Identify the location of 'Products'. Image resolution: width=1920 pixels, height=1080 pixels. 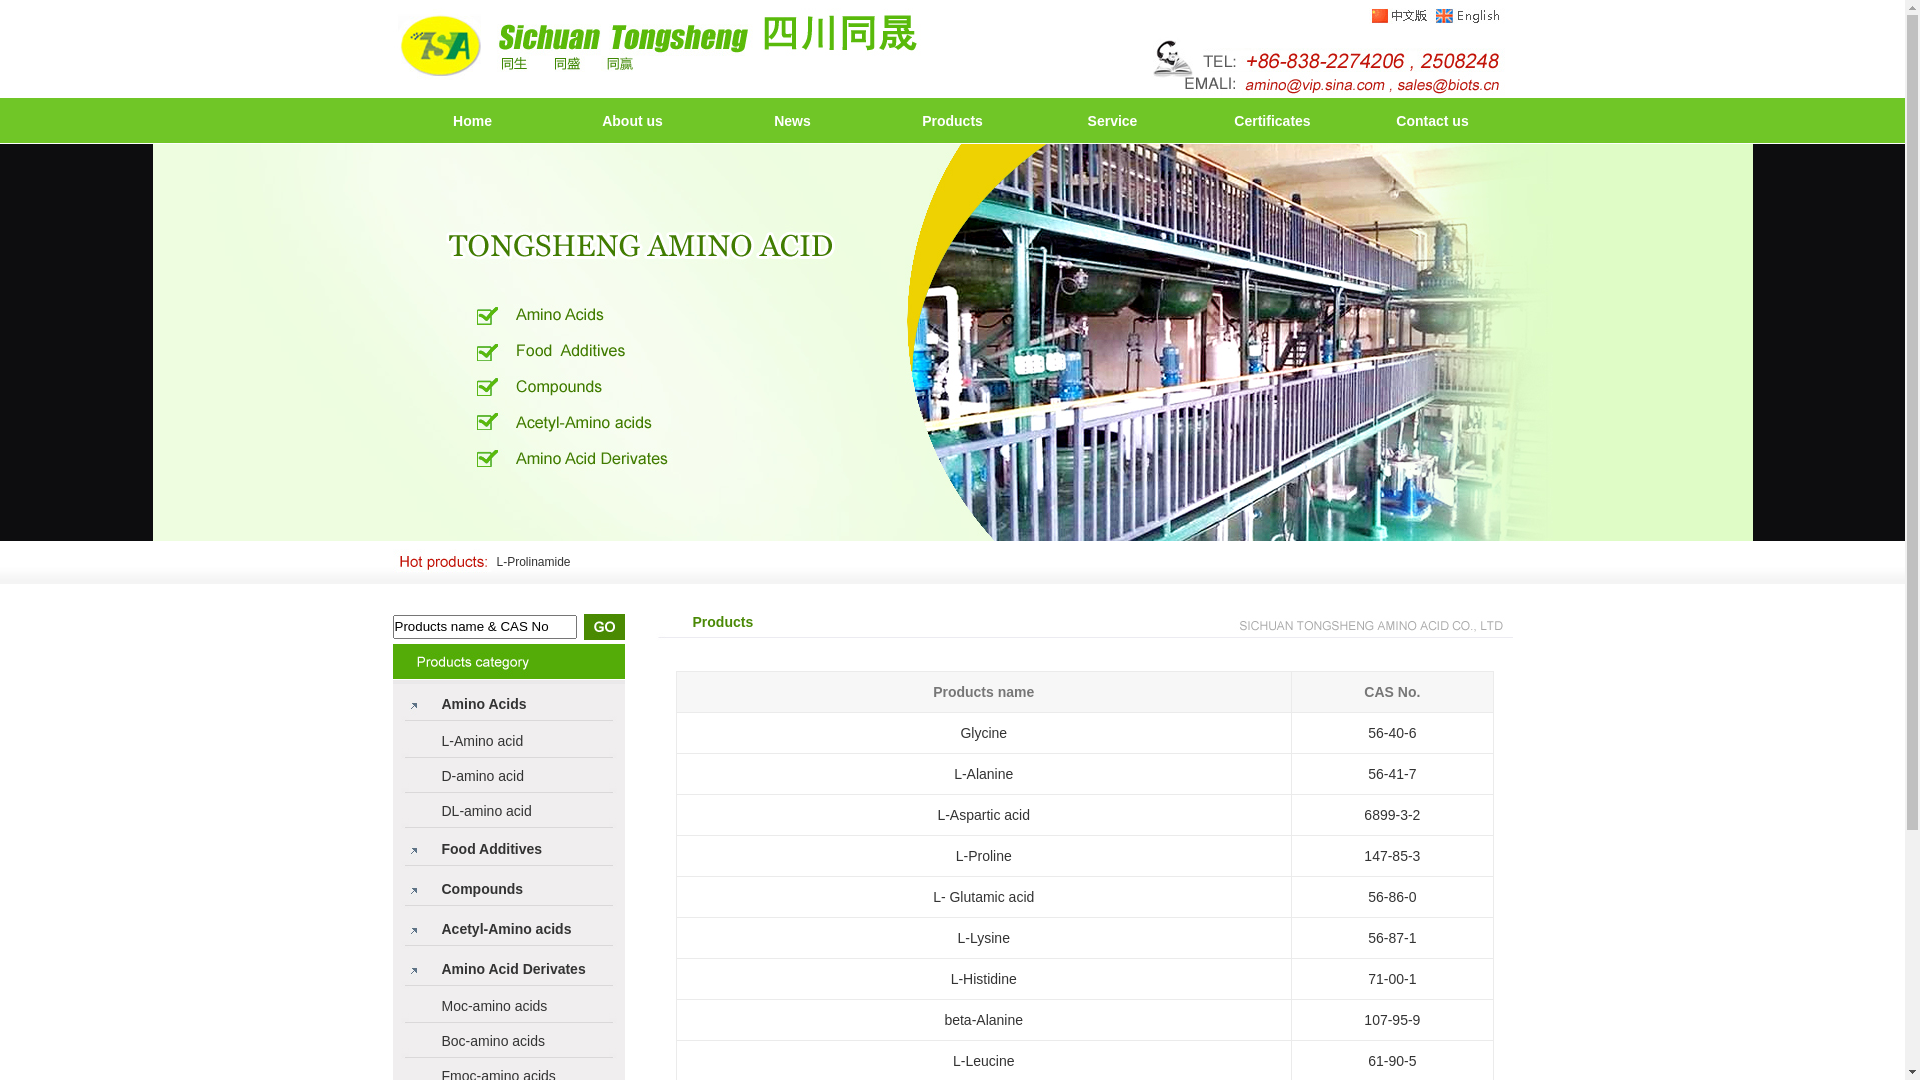
(951, 120).